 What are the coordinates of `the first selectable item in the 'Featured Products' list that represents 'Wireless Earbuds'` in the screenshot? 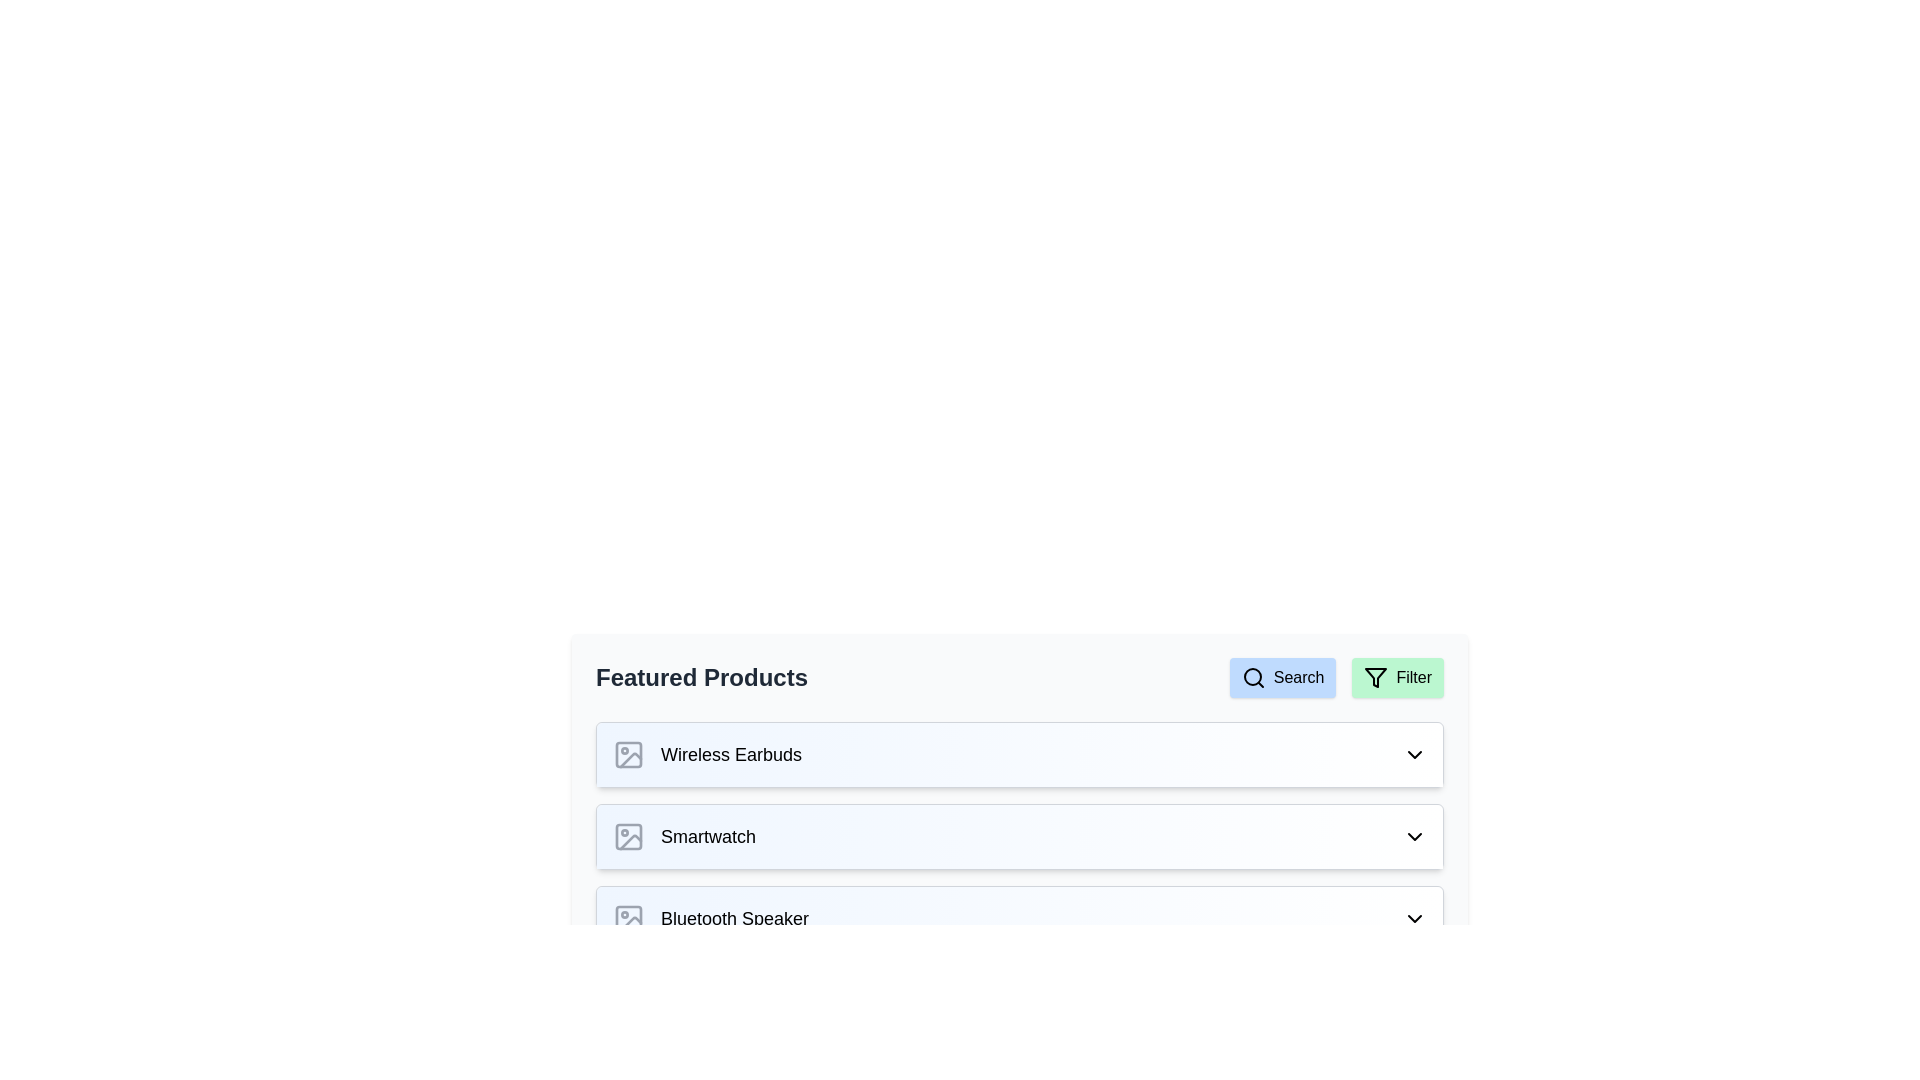 It's located at (1019, 755).